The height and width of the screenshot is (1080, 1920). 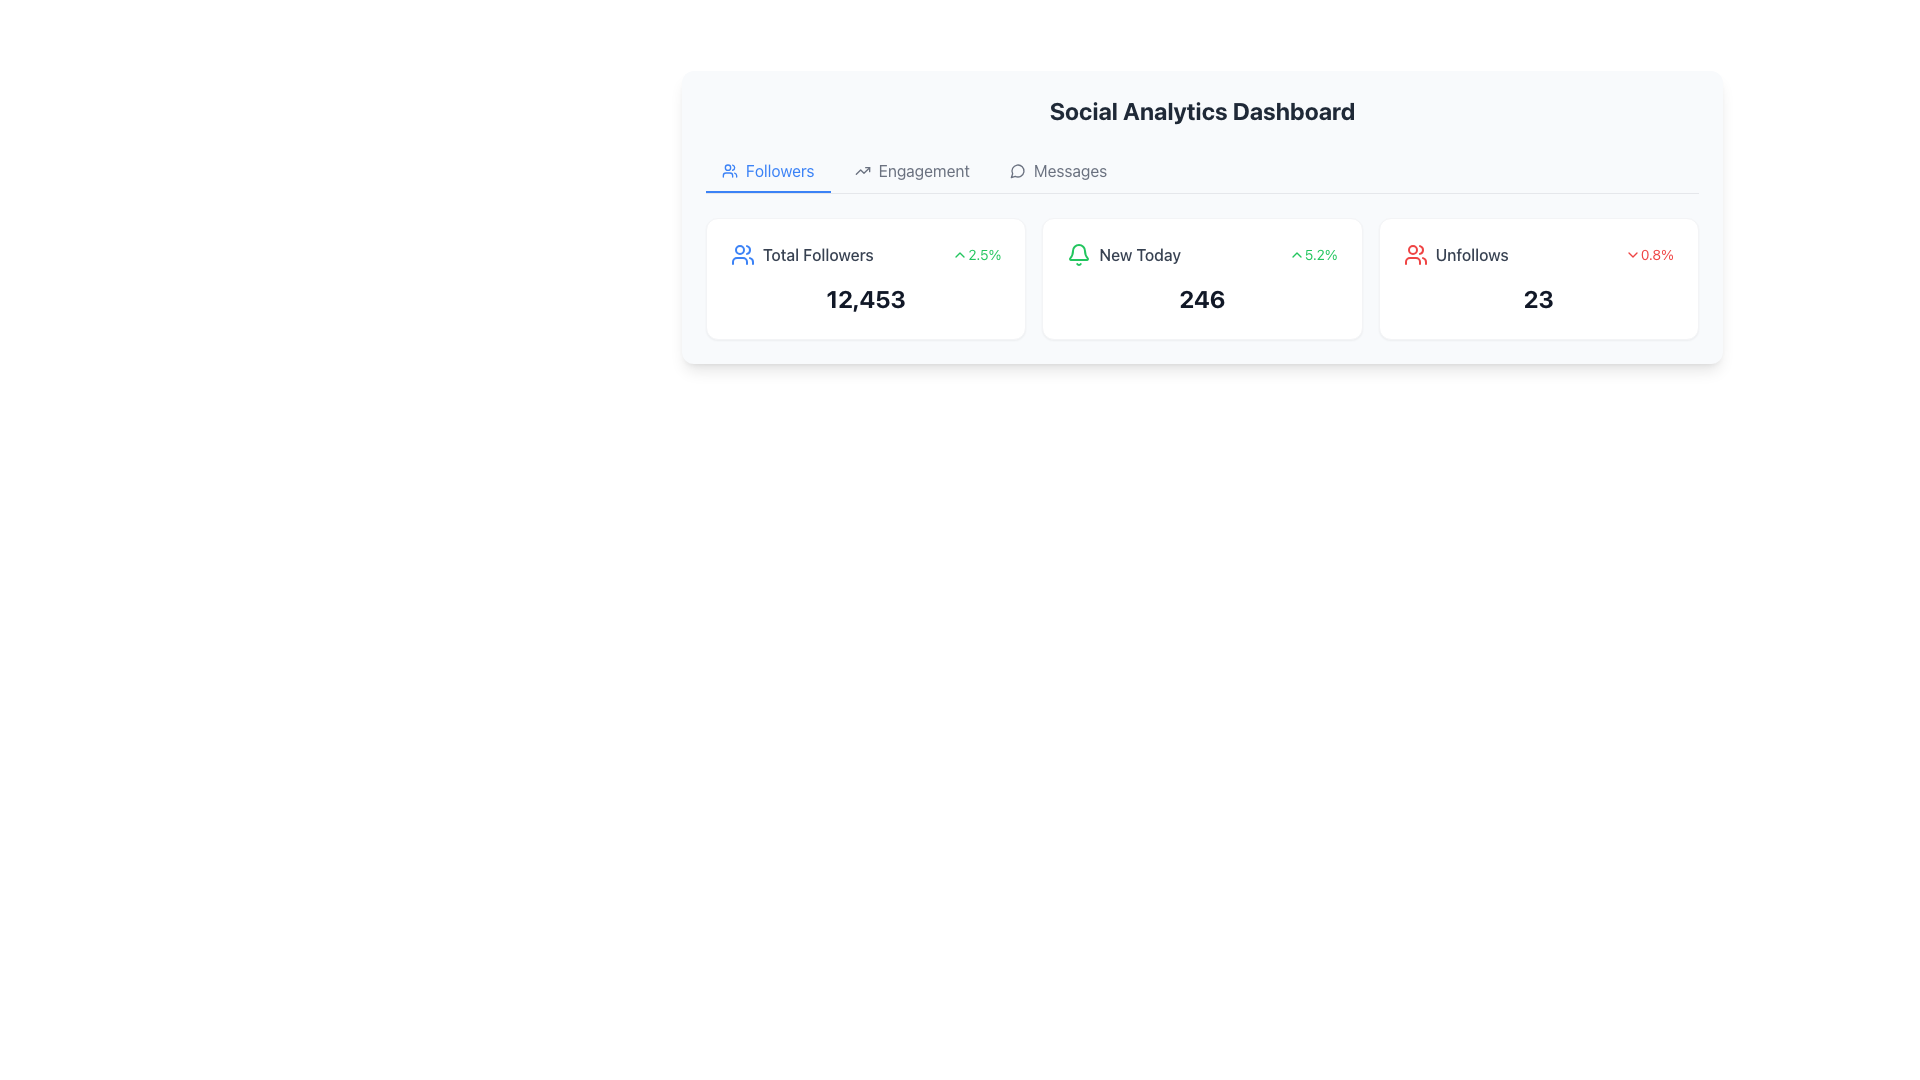 What do you see at coordinates (866, 278) in the screenshot?
I see `the Information Card displaying the total follower count and percentage change indicator, which is the leftmost card in the set of three cards under the 'Social Analytics Dashboard'` at bounding box center [866, 278].